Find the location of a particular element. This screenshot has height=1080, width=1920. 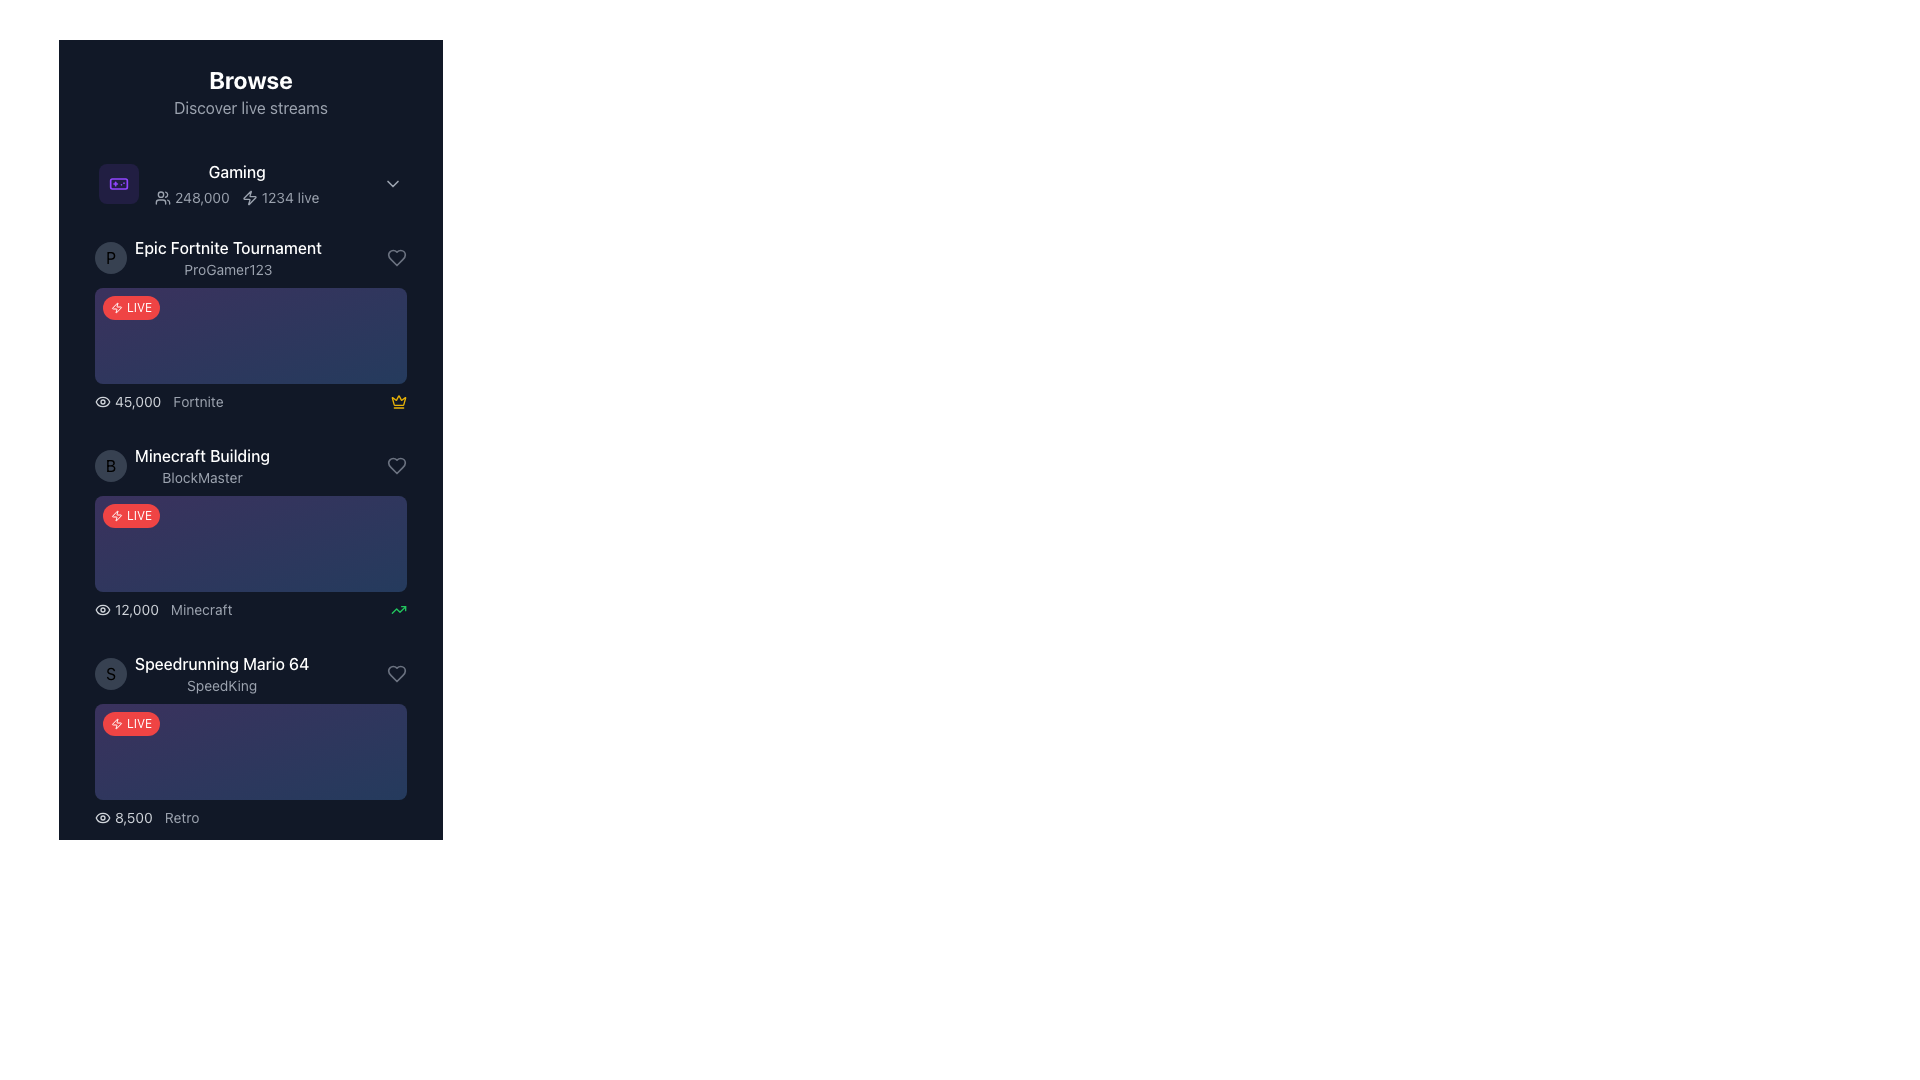

the 'like' or 'favorite' button located on the far right side of the 'Speedrunning Mario 64' list entry is located at coordinates (397, 466).